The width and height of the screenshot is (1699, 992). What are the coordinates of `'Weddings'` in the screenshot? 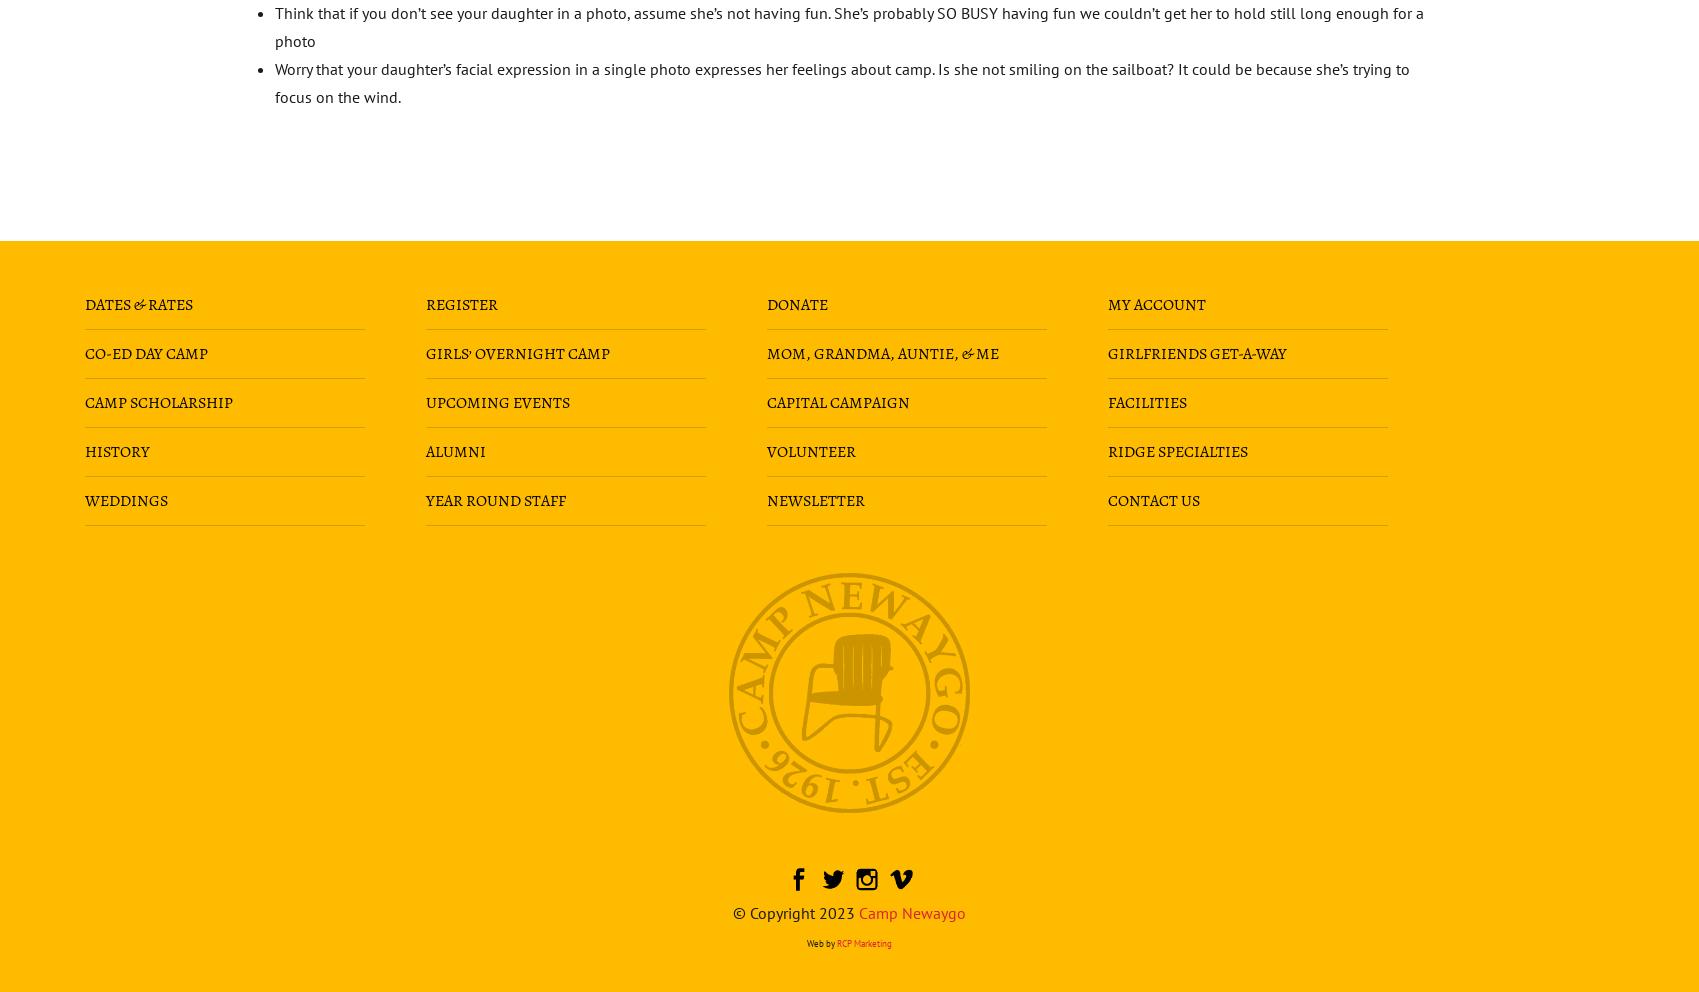 It's located at (124, 498).